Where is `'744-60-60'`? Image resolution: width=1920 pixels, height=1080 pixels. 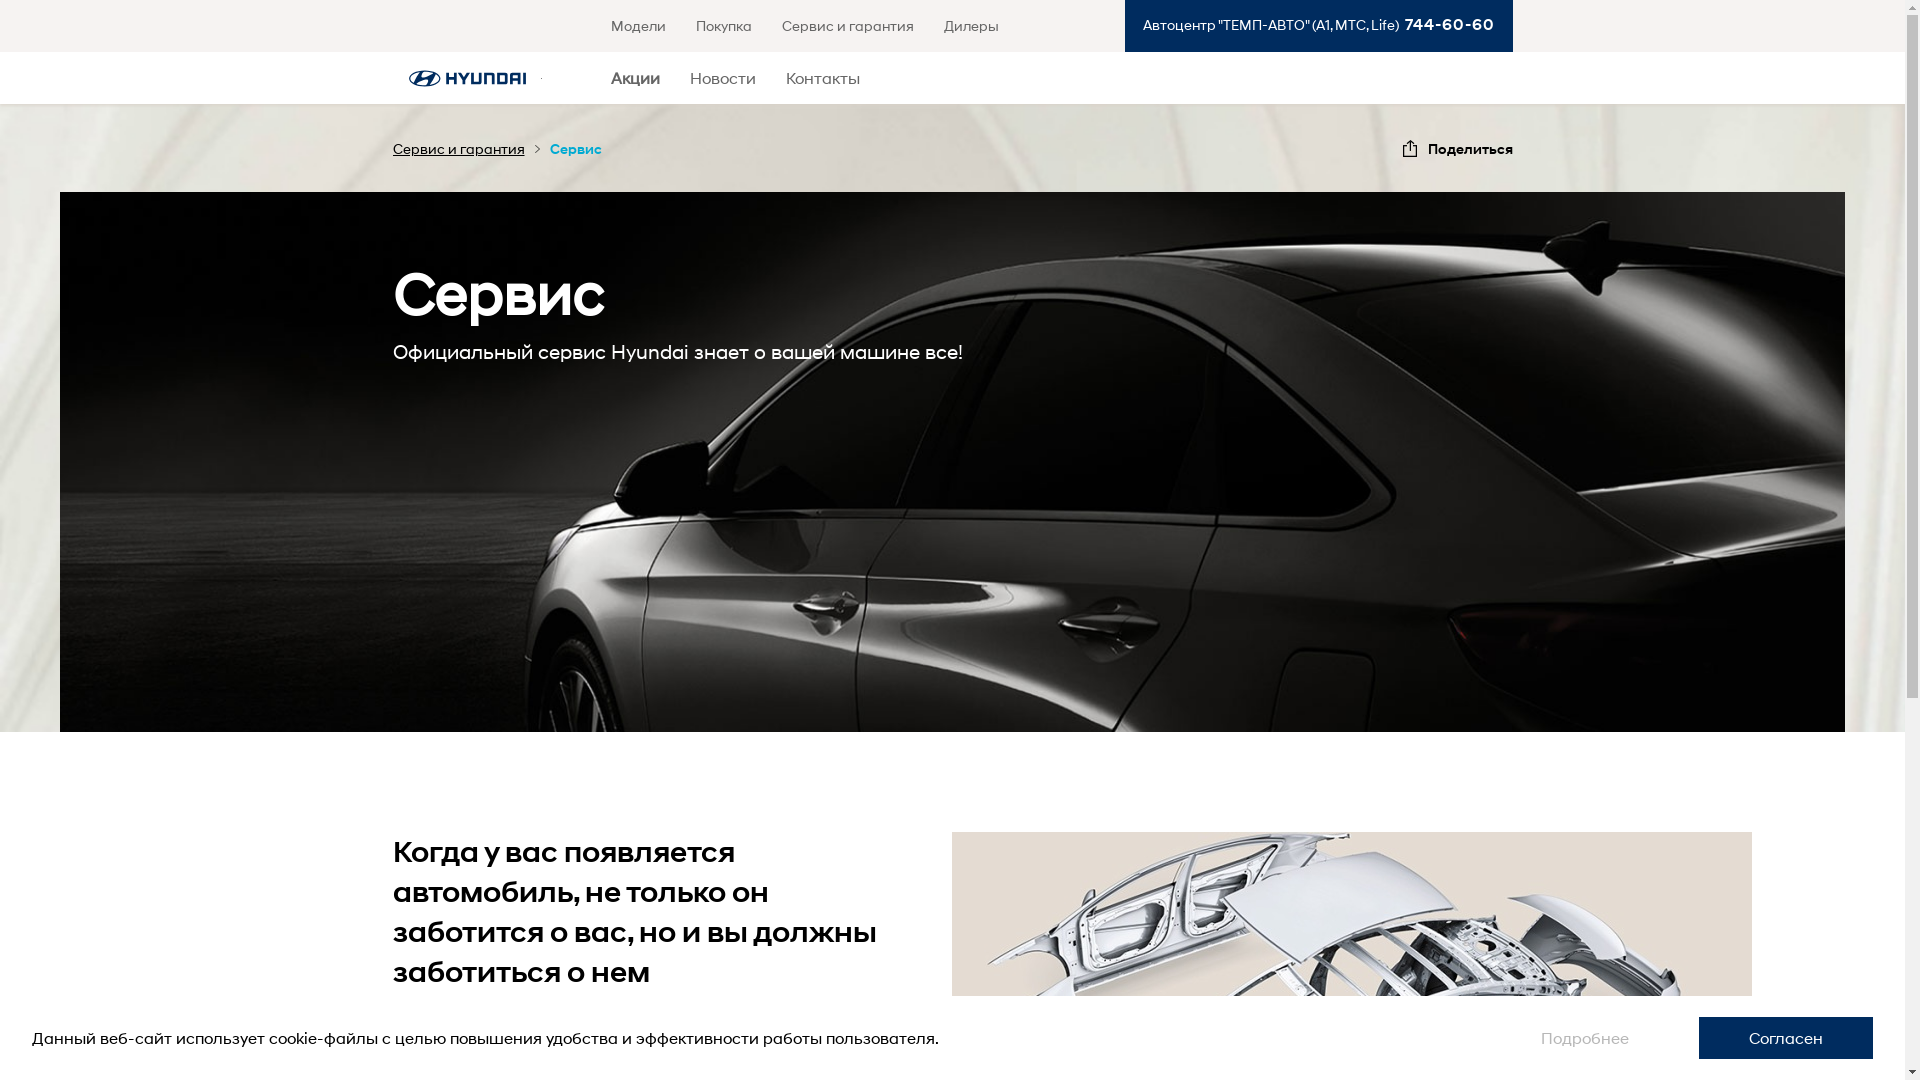 '744-60-60' is located at coordinates (1445, 24).